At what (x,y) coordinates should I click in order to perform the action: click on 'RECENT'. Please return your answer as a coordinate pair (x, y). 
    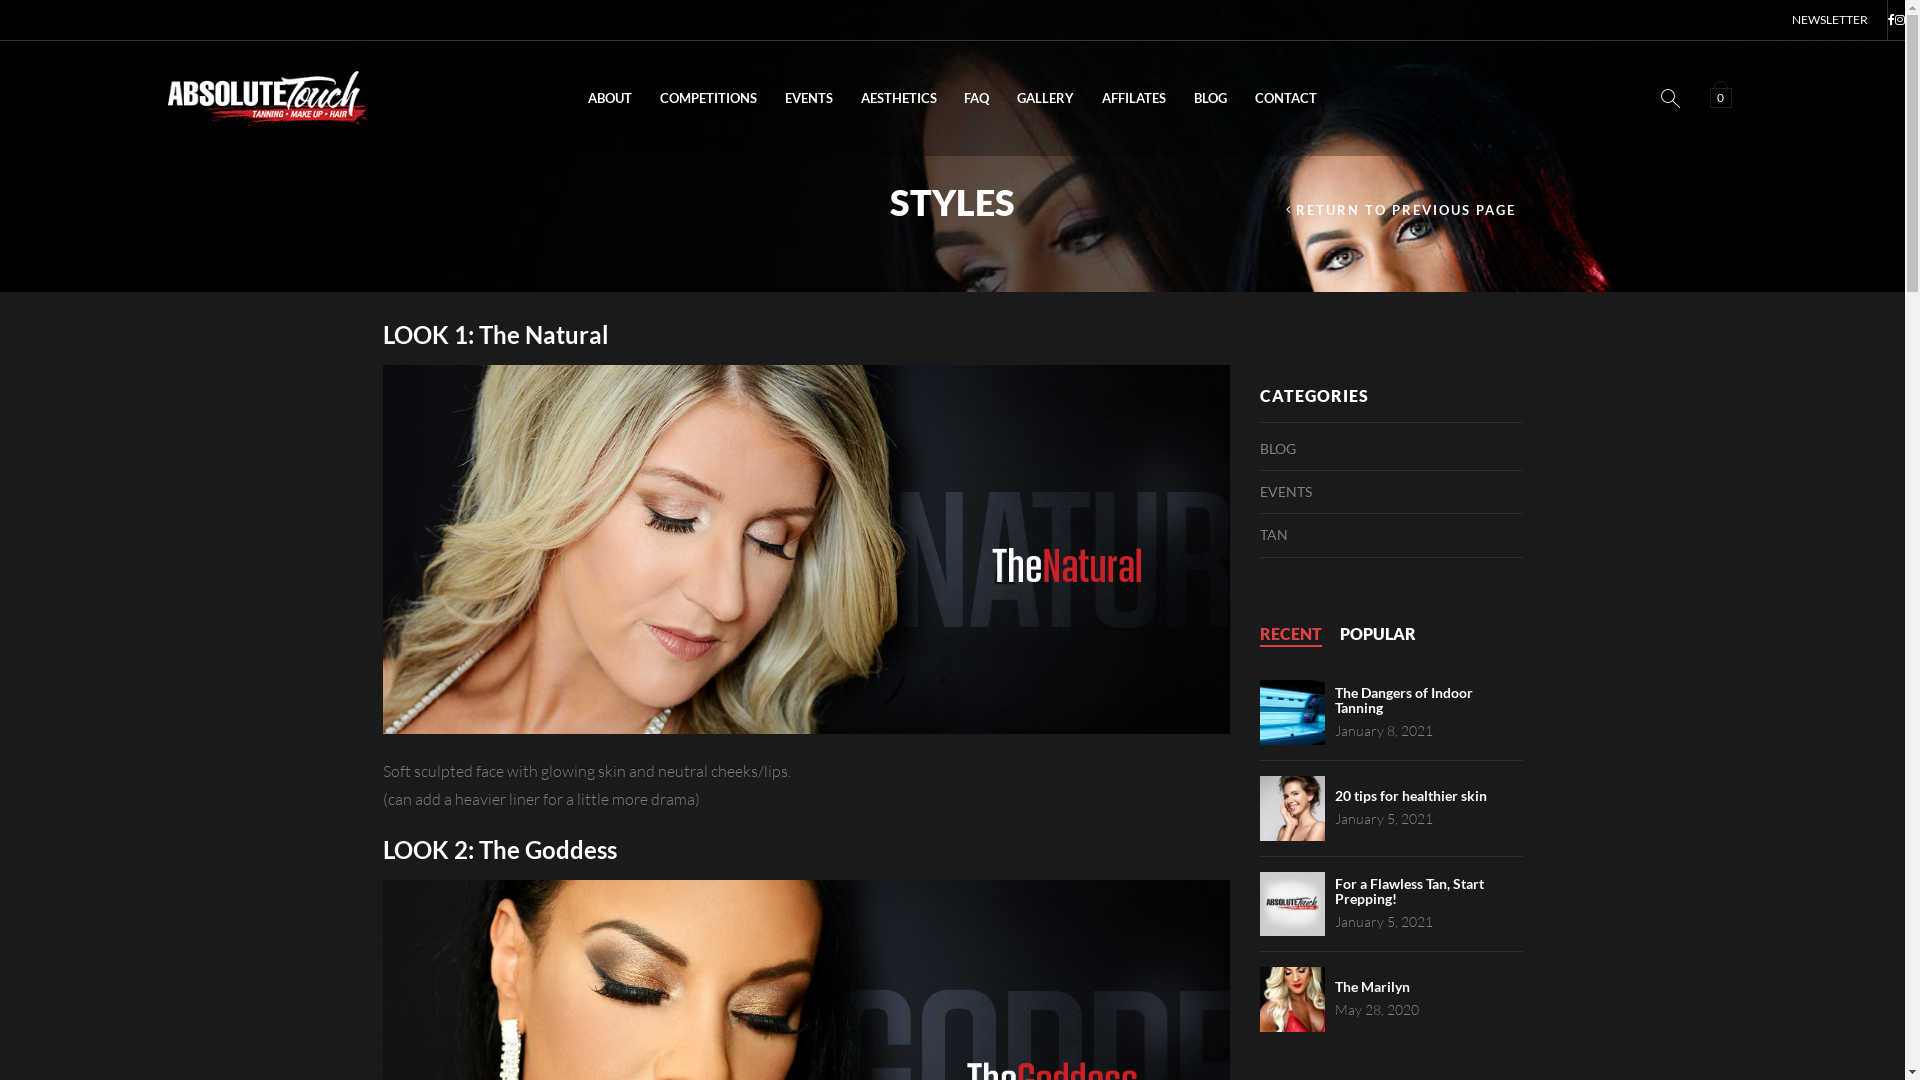
    Looking at the image, I should click on (1291, 634).